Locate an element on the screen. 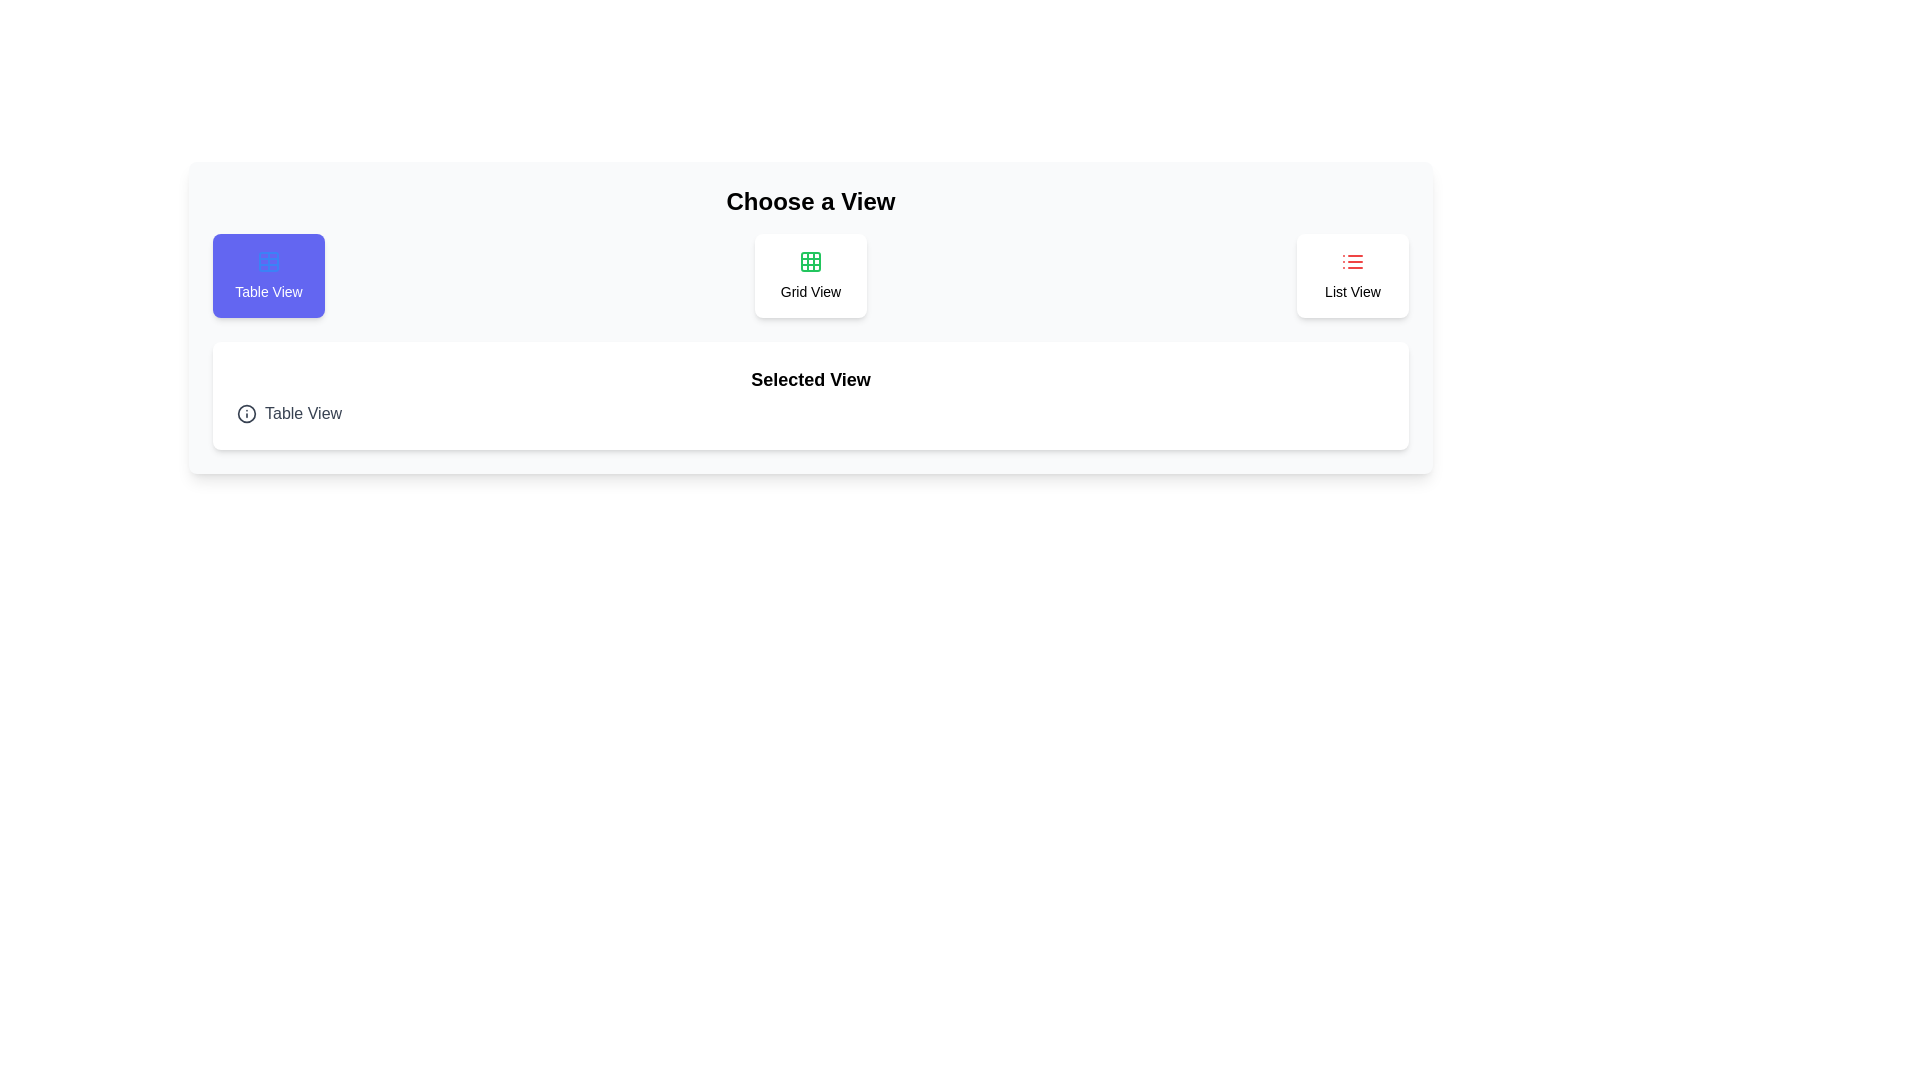 This screenshot has height=1080, width=1920. text displayed in the 'Grid View' label, which is a medium-sized text label centered within a rounded rectangular button in the layout selector row is located at coordinates (811, 292).